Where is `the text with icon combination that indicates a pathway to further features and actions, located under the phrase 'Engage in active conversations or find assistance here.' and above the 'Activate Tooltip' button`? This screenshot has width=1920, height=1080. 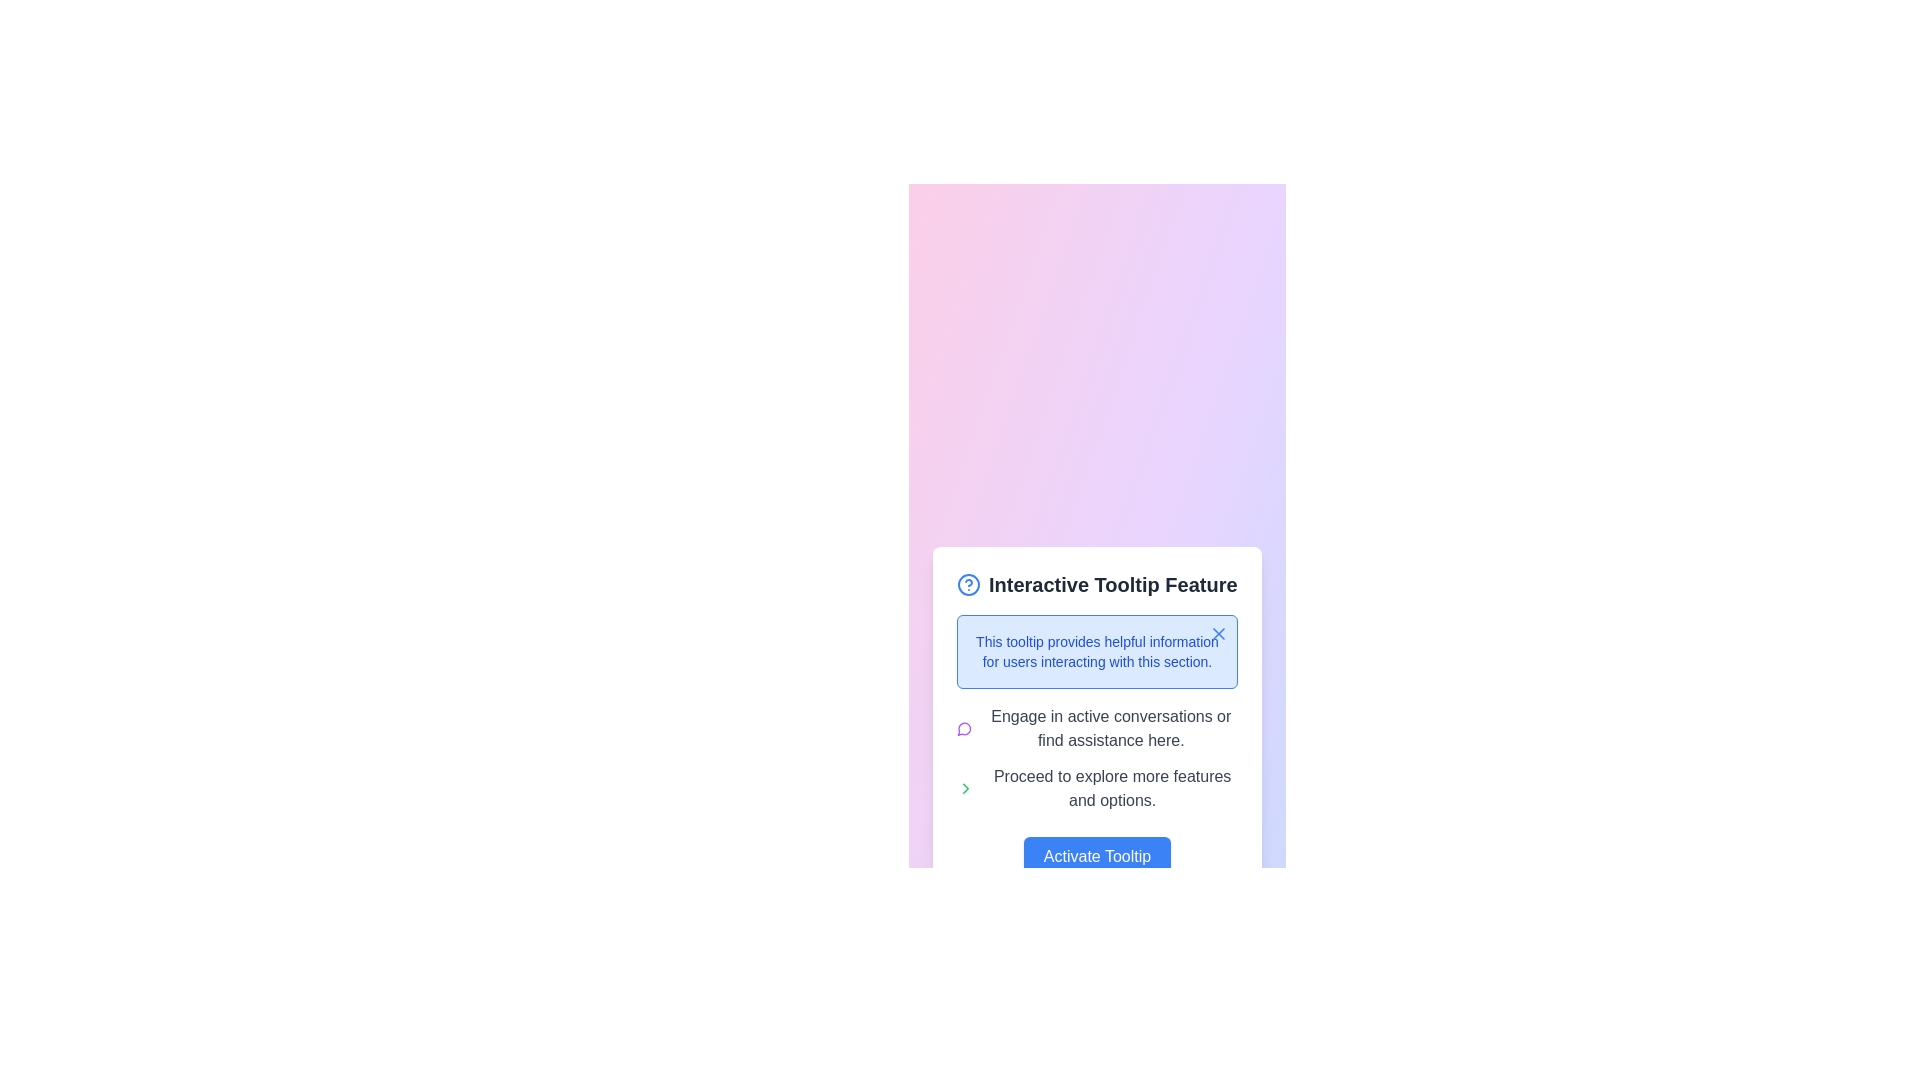
the text with icon combination that indicates a pathway to further features and actions, located under the phrase 'Engage in active conversations or find assistance here.' and above the 'Activate Tooltip' button is located at coordinates (1096, 788).